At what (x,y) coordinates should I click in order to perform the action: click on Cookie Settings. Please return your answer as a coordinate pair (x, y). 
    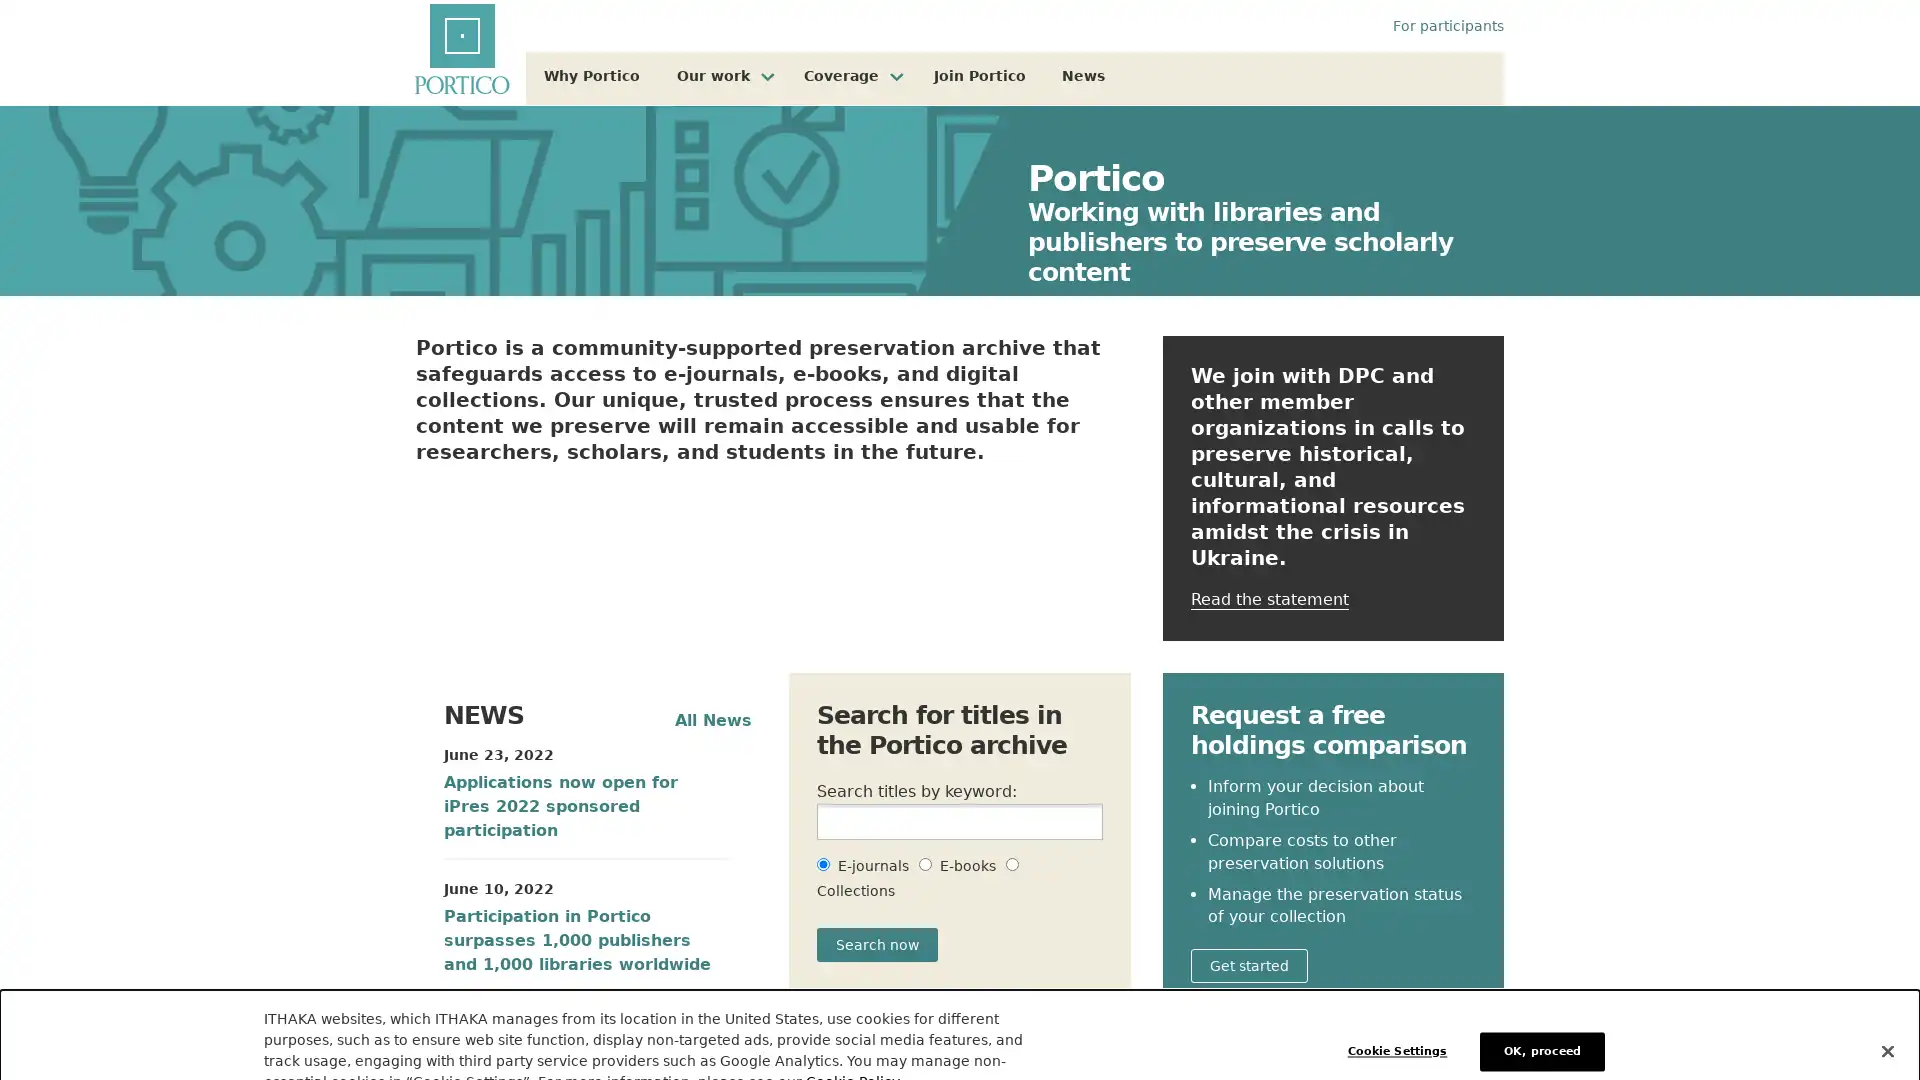
    Looking at the image, I should click on (1401, 1015).